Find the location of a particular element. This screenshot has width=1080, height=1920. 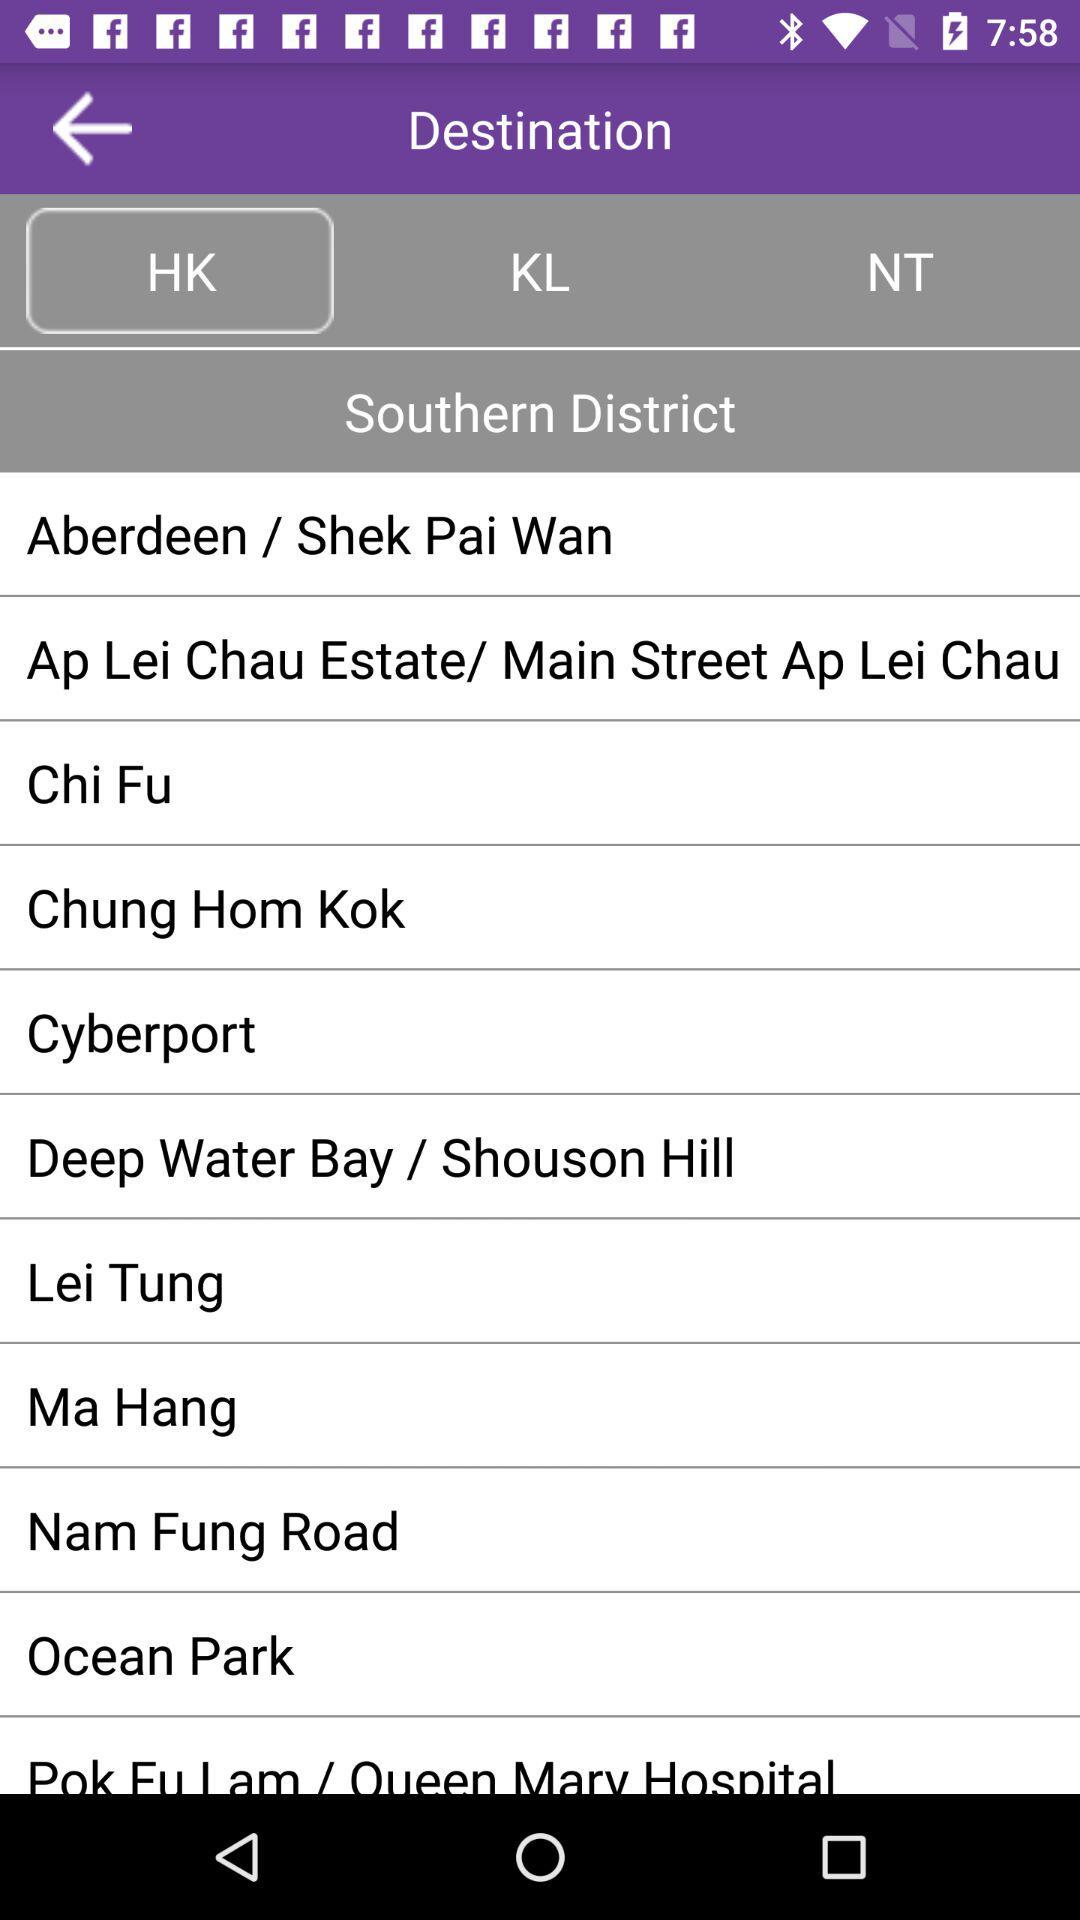

icon below ocean park app is located at coordinates (540, 1768).